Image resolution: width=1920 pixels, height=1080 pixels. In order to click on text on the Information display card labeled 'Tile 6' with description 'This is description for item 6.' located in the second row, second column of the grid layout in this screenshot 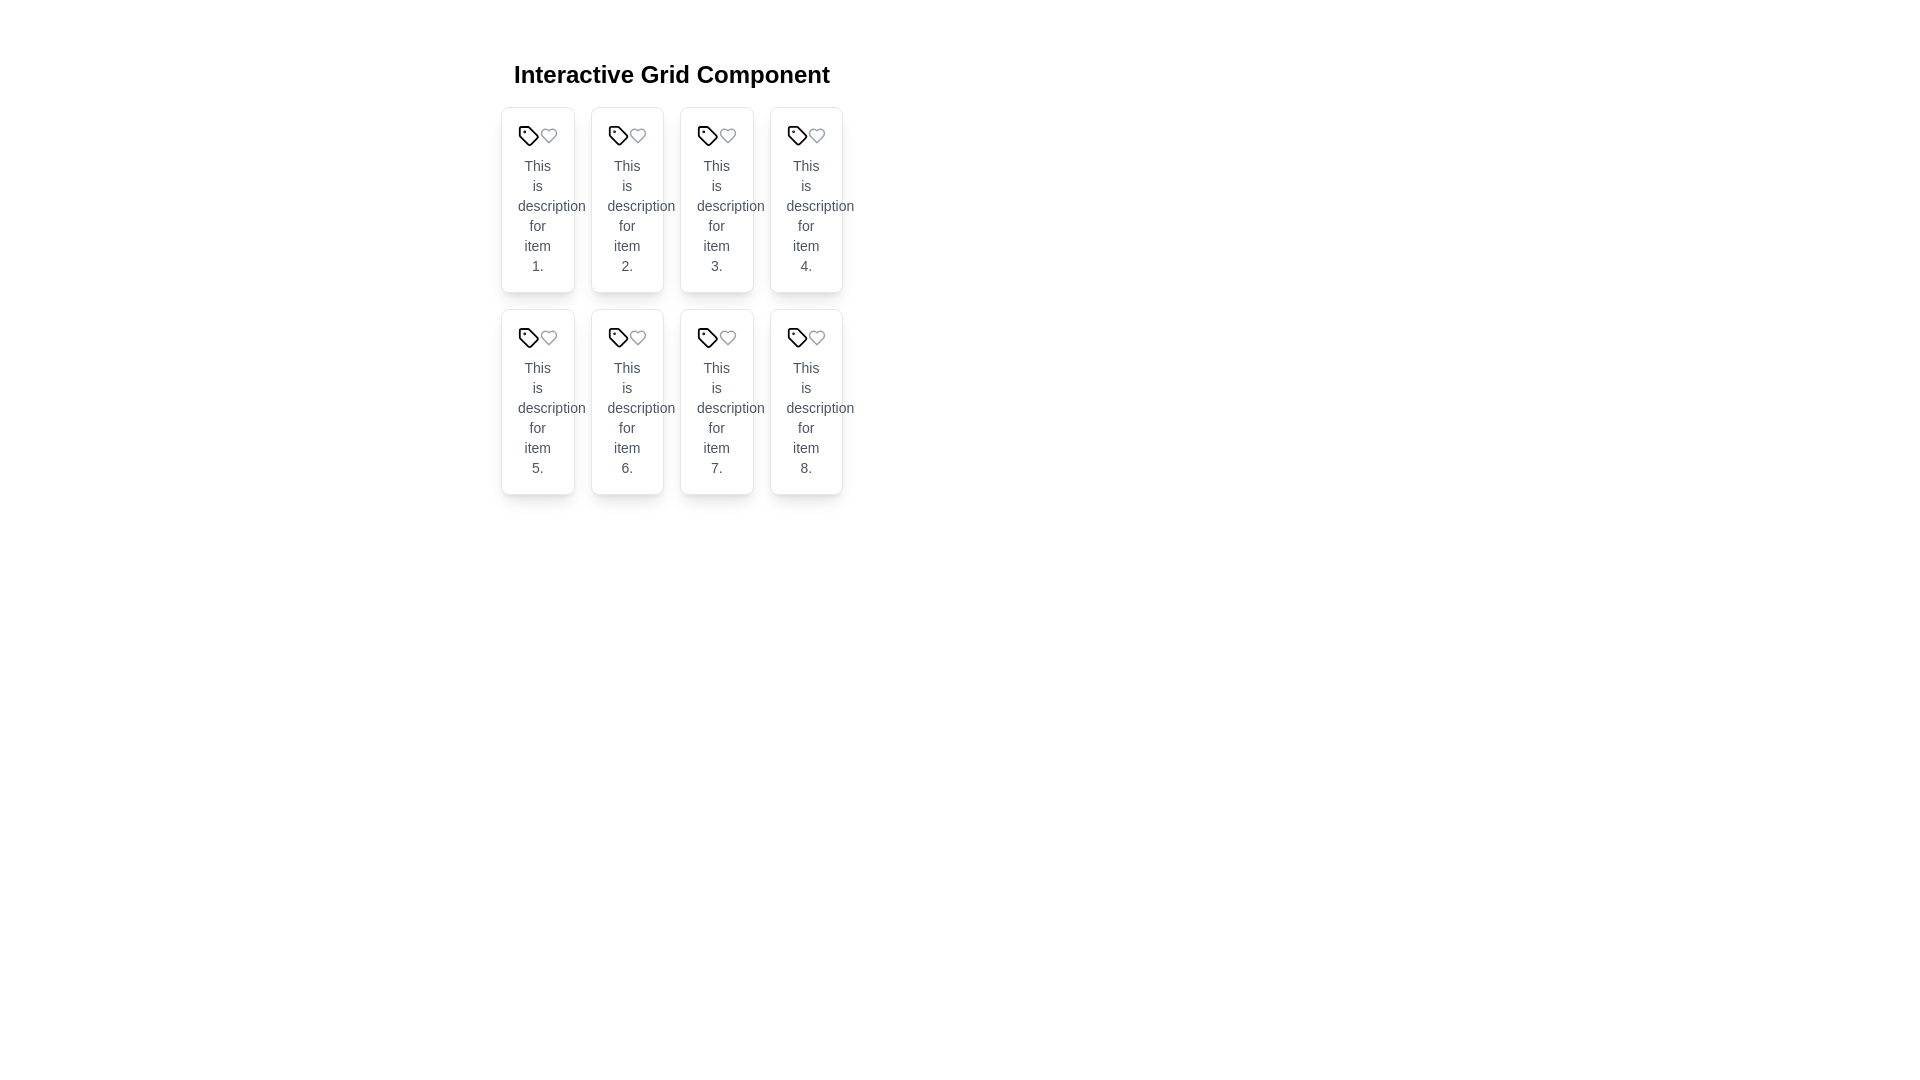, I will do `click(626, 401)`.